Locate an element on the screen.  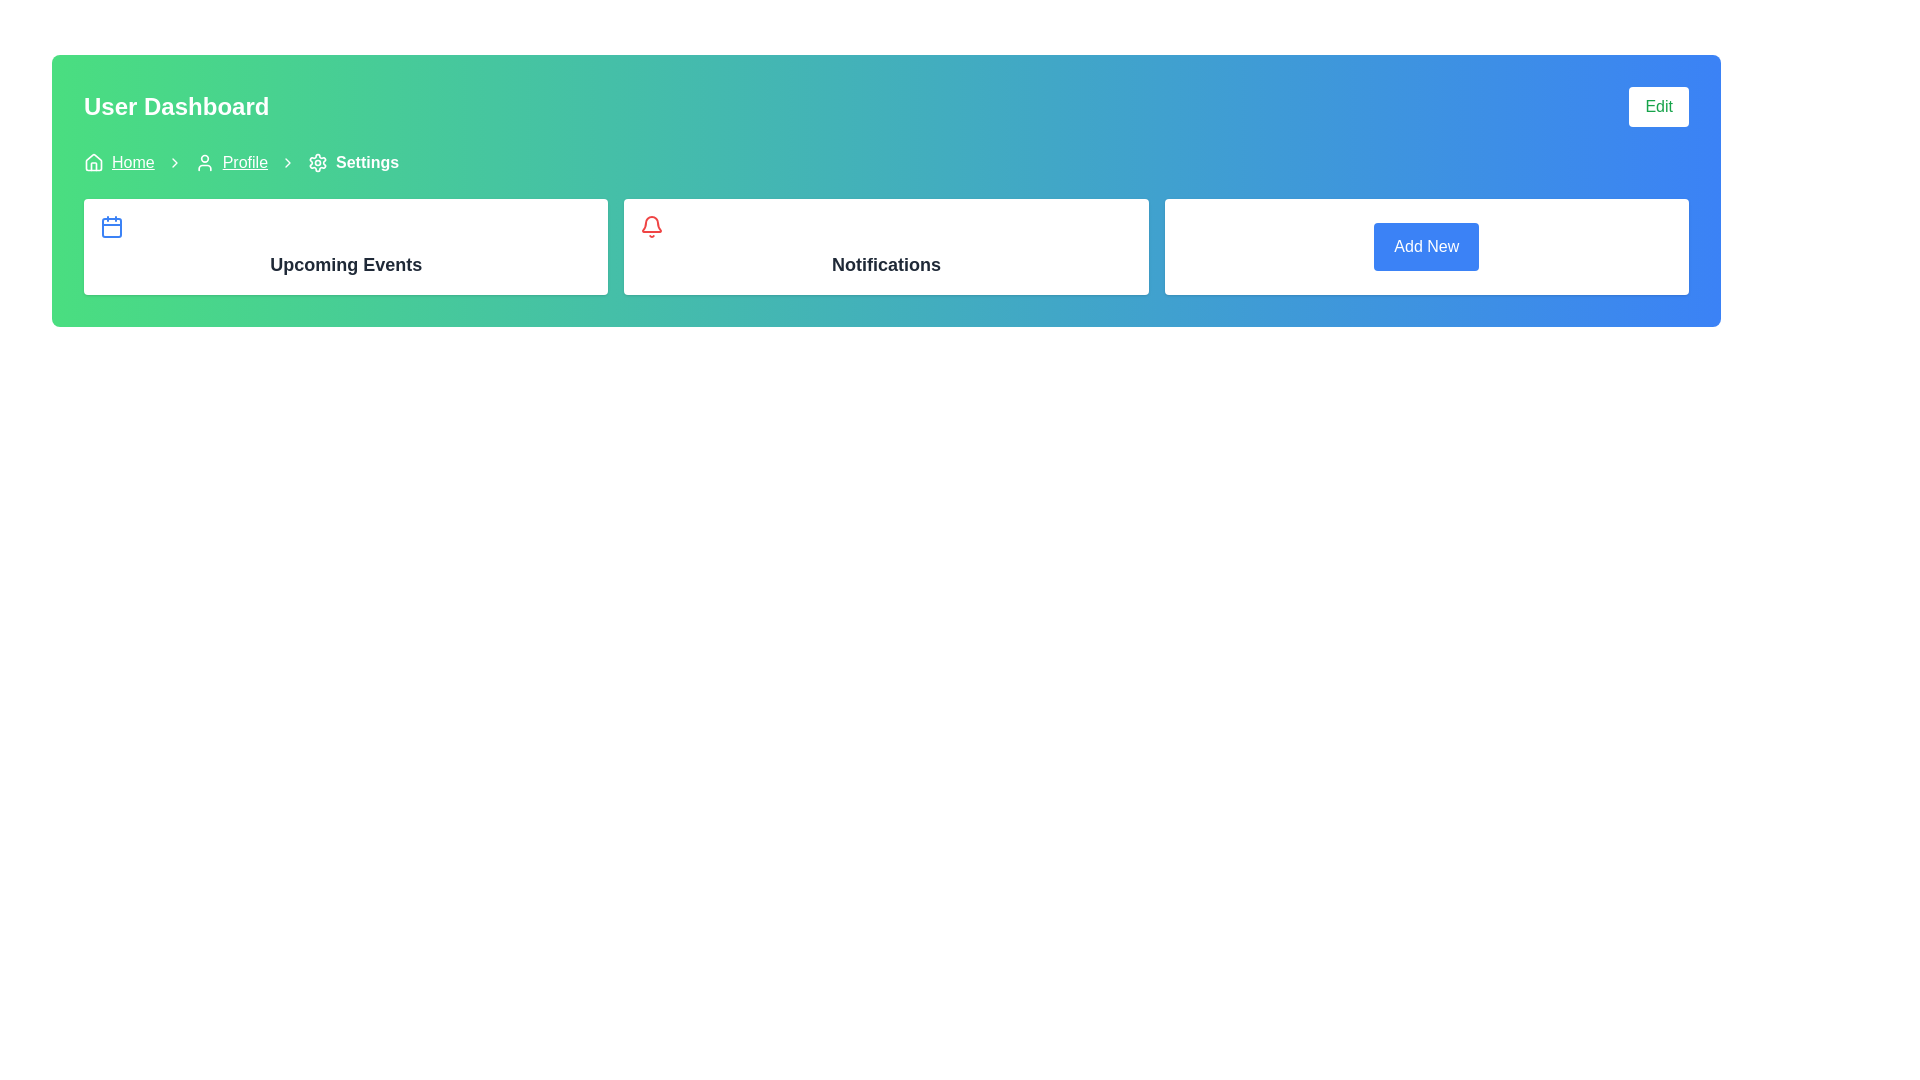
the 'Edit' button located in the top-right corner of the User Dashboard, which has a white background and green text is located at coordinates (1659, 107).